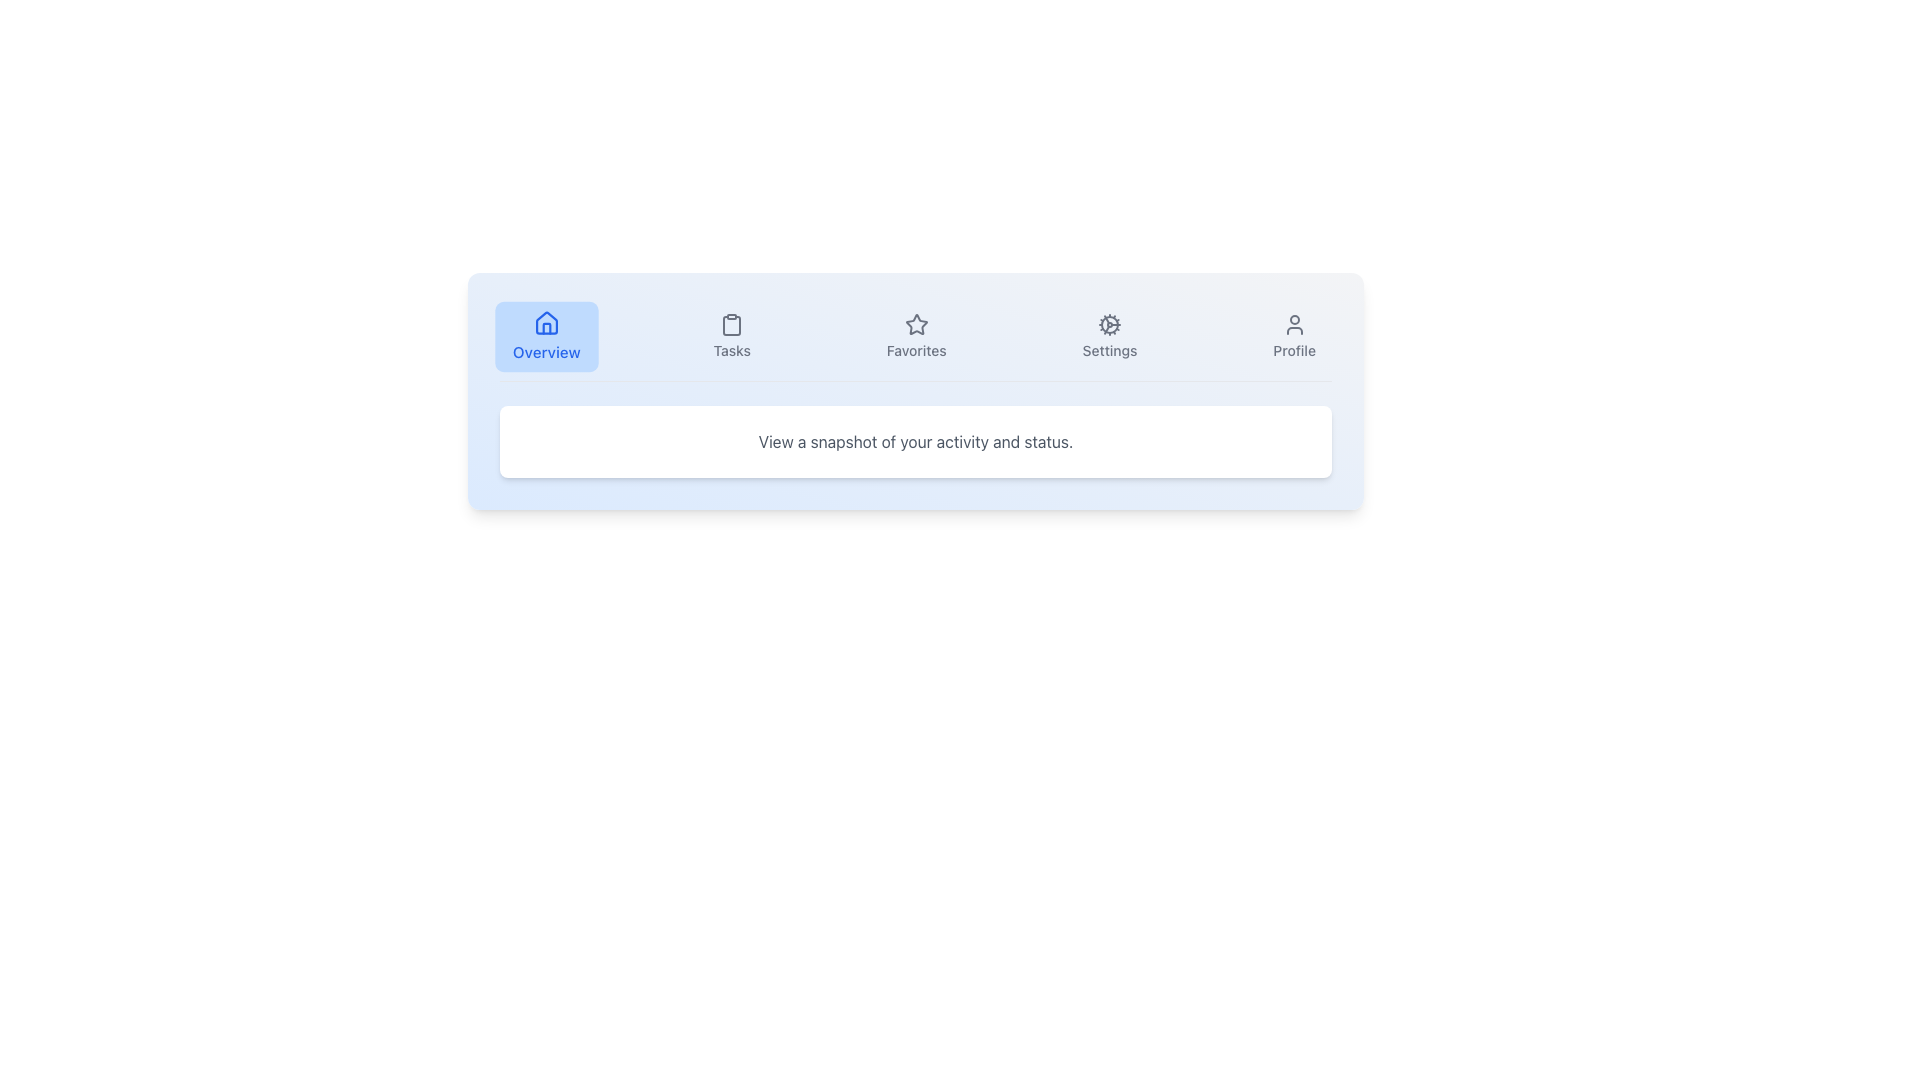  Describe the element at coordinates (546, 322) in the screenshot. I see `the house icon in the horizontal navigation menu, which is the leftmost icon representing 'Overview'` at that location.